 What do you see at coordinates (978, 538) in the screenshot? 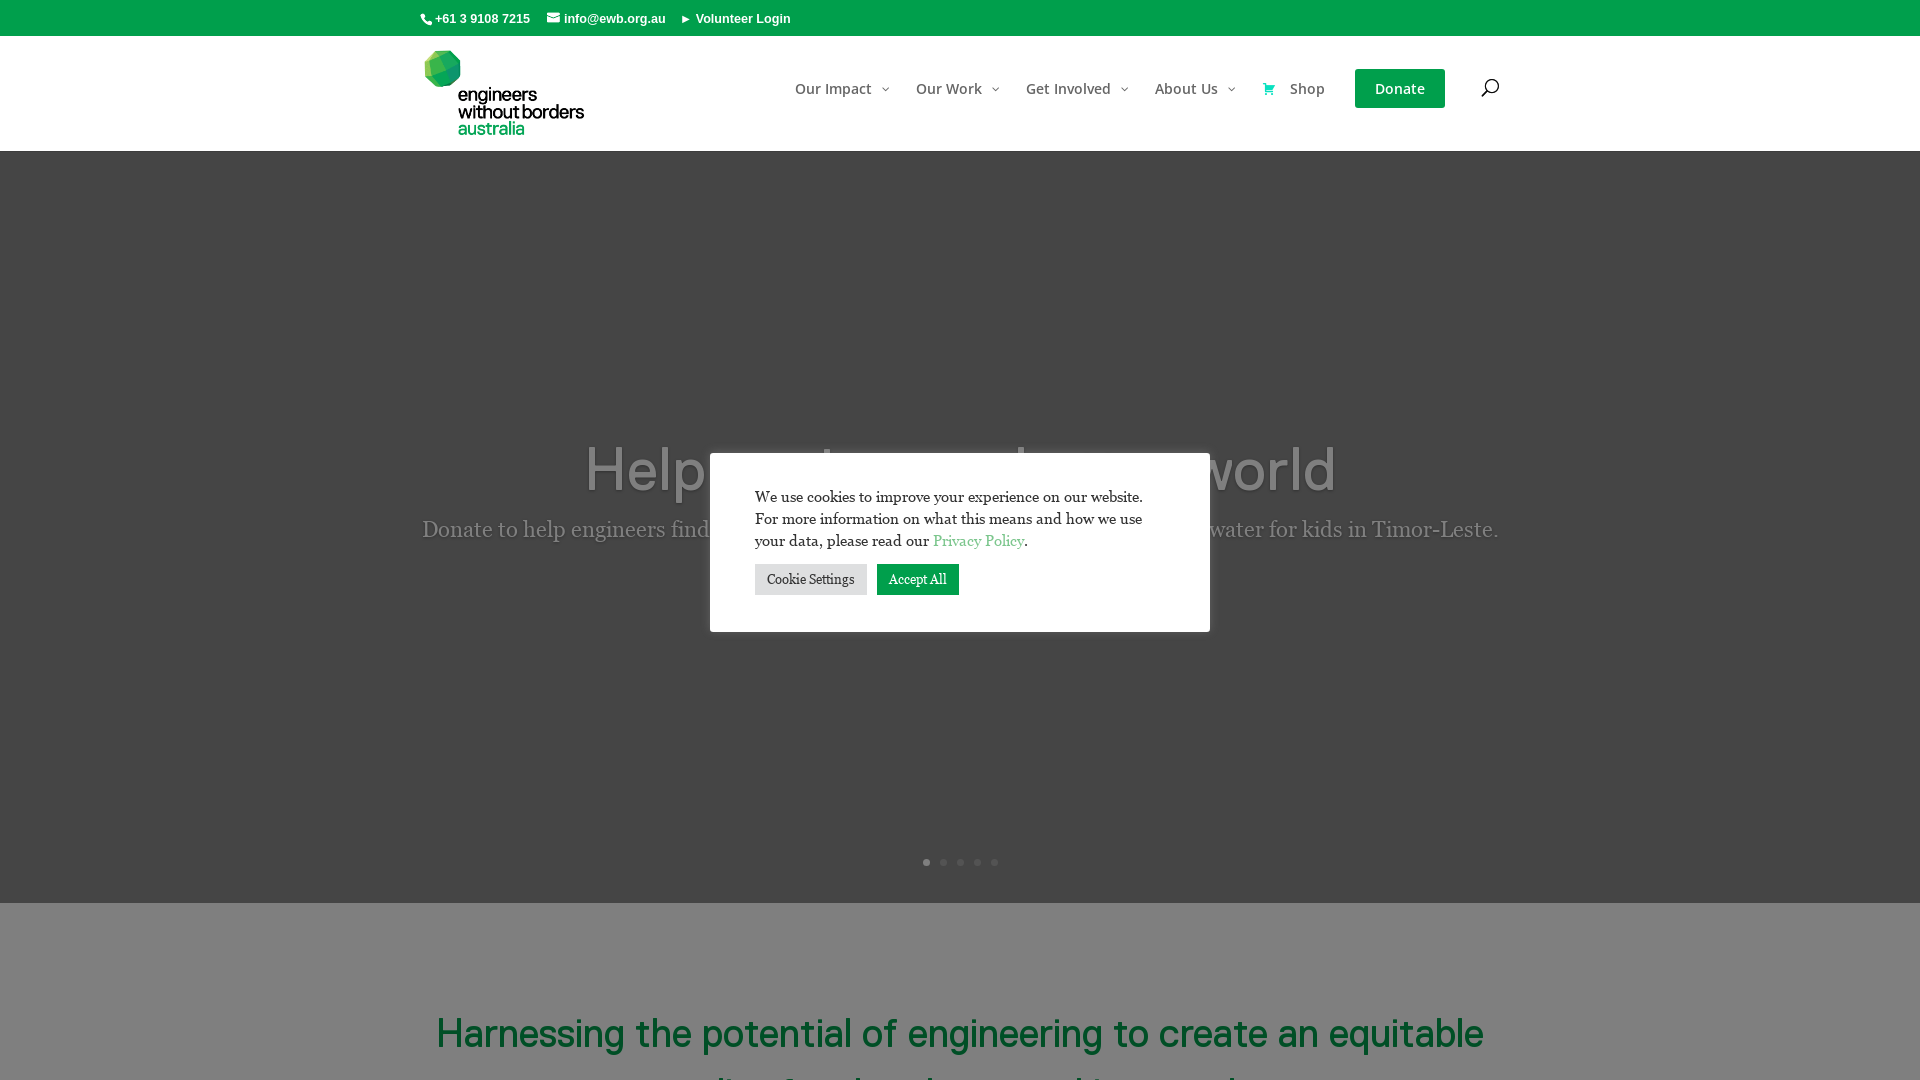
I see `'Privacy Policy'` at bounding box center [978, 538].